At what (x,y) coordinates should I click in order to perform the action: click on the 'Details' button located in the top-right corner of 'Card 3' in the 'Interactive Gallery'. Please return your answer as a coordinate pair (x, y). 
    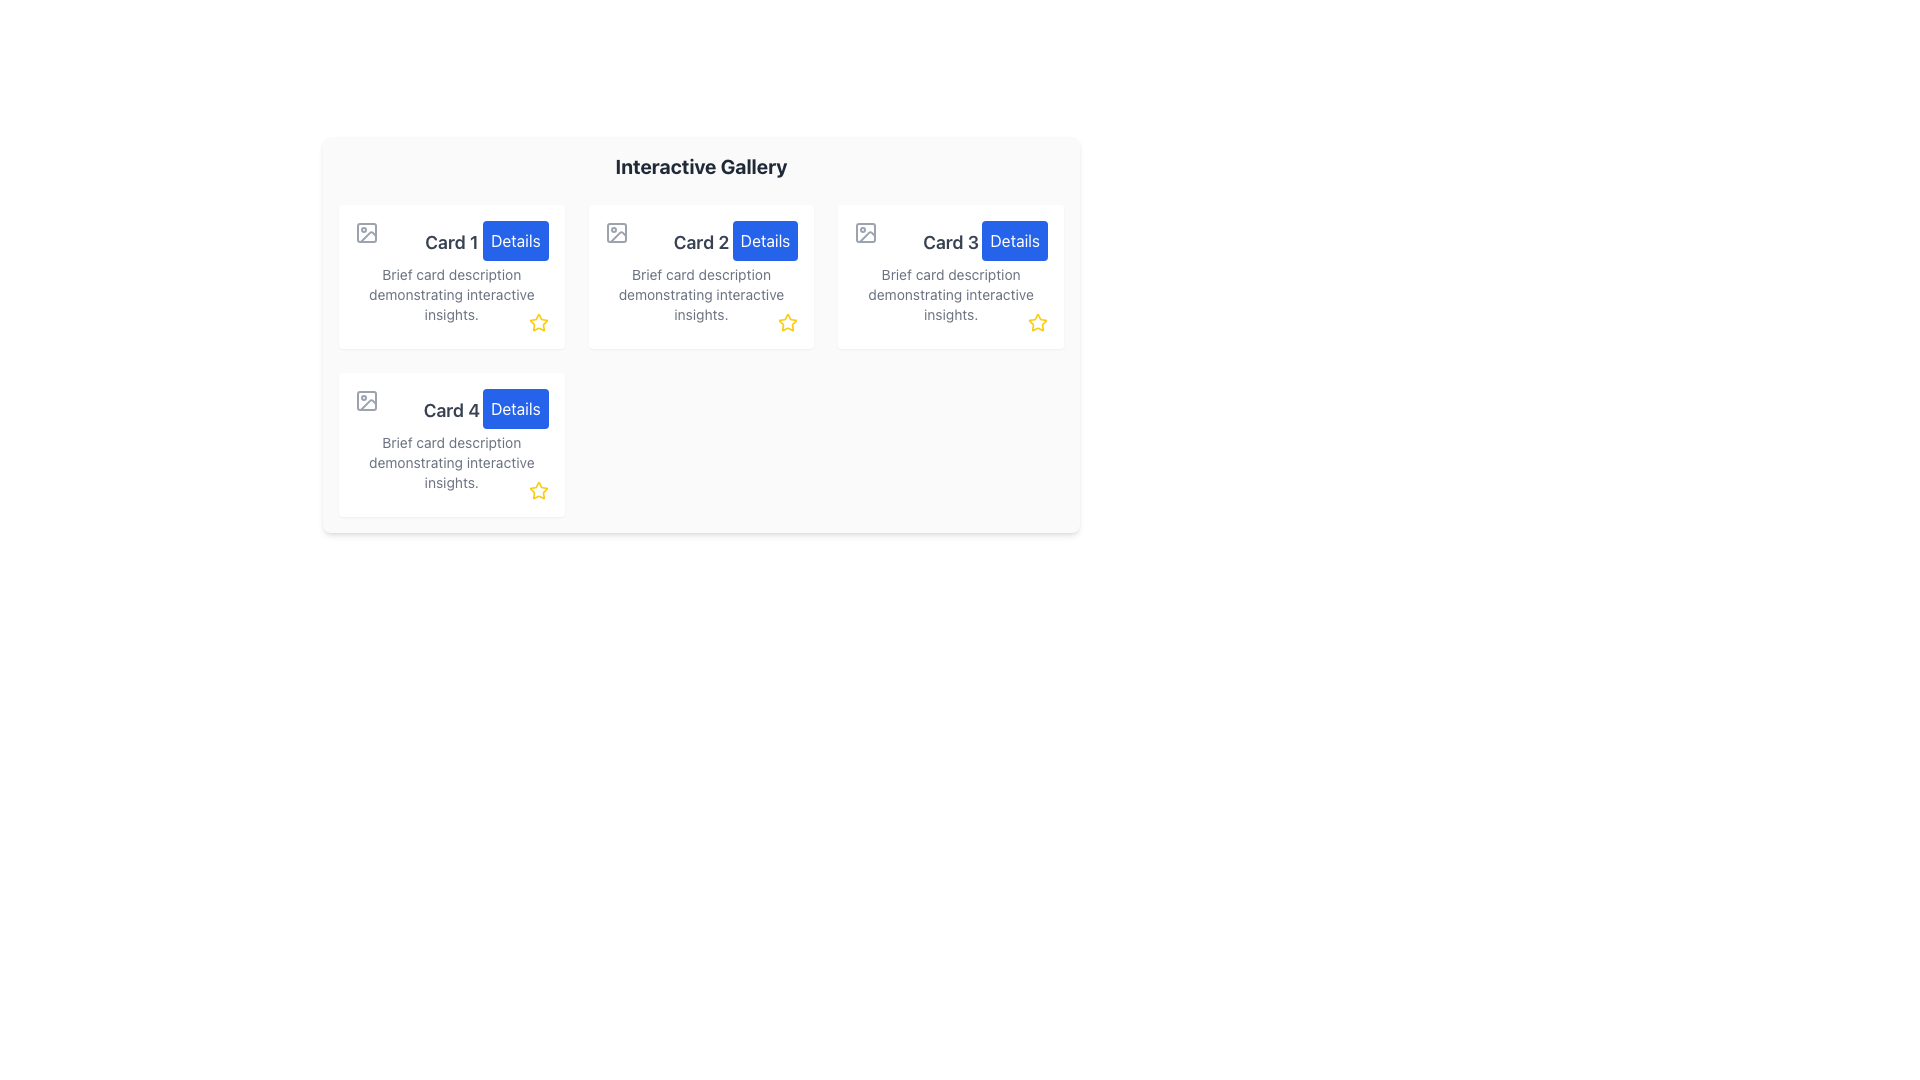
    Looking at the image, I should click on (1015, 239).